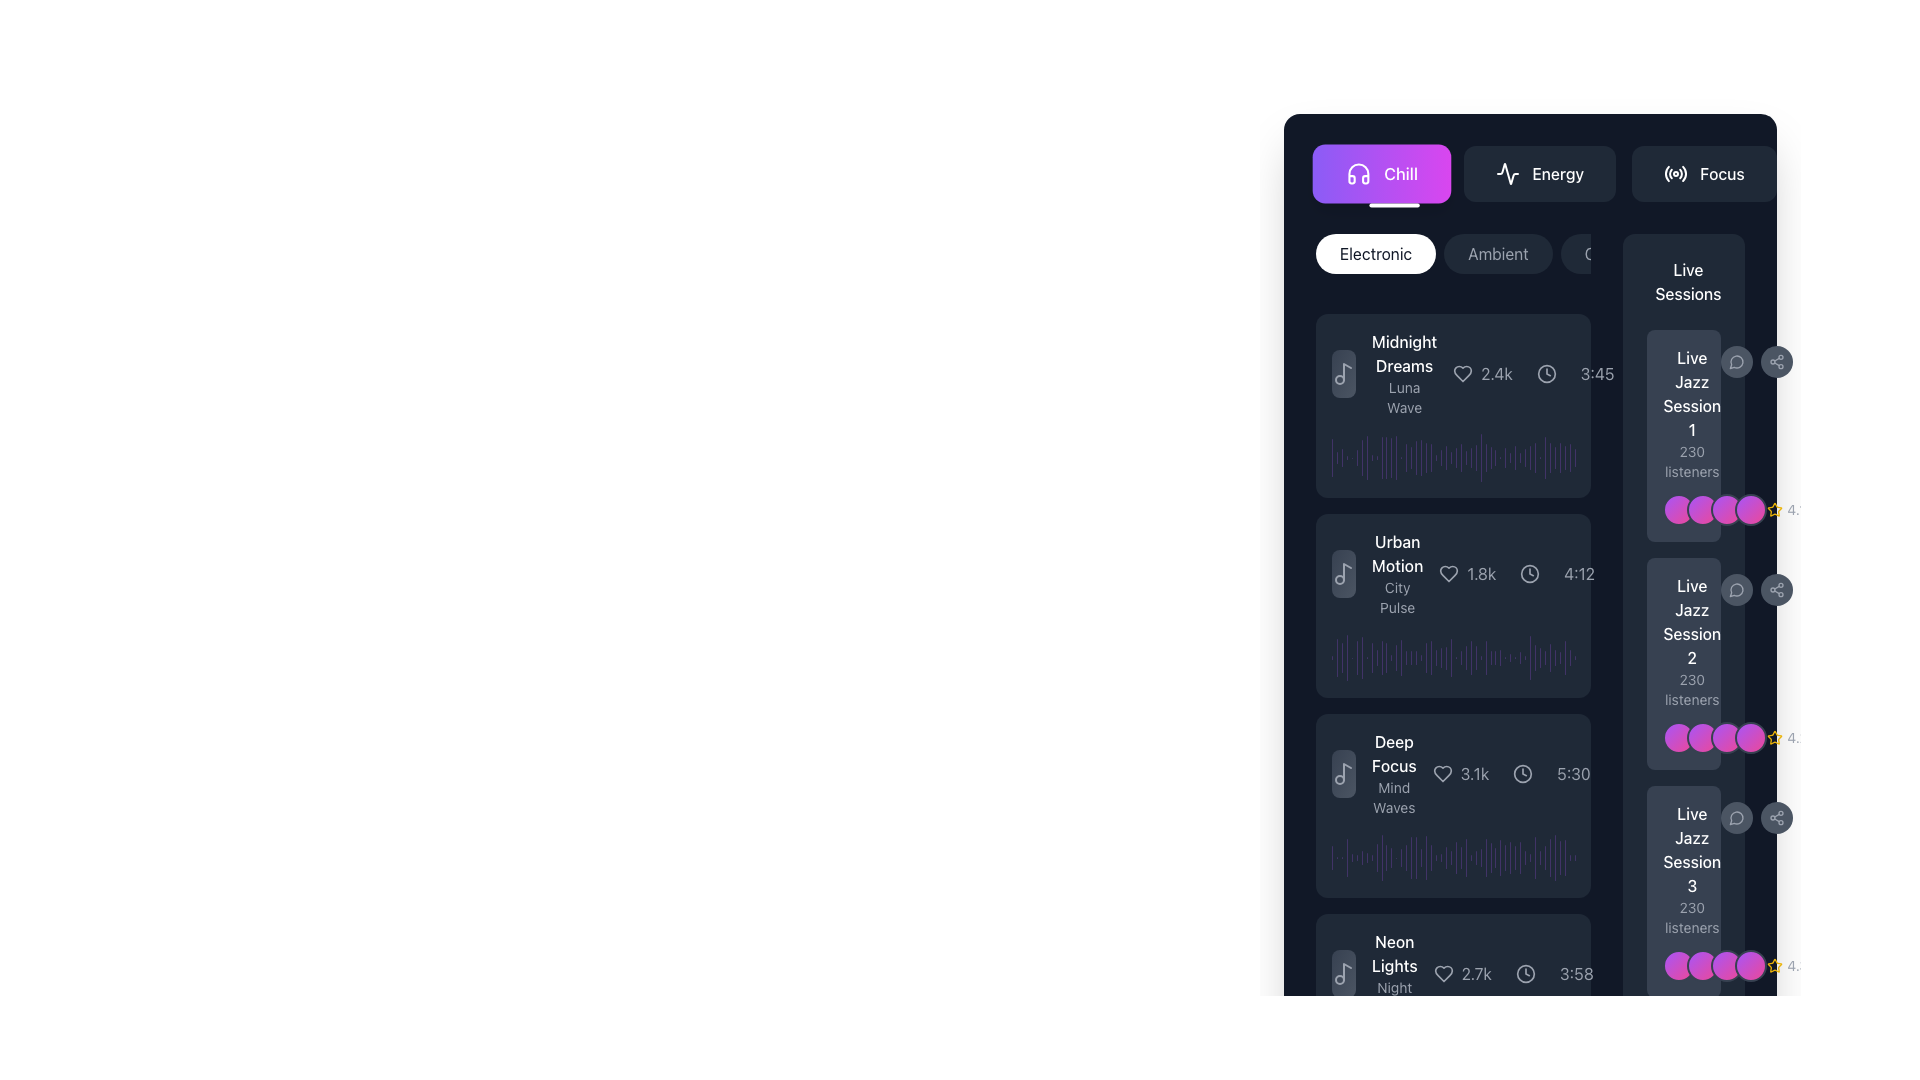  I want to click on the 38th Progress Indicator in the horizontal bar chart, which visually represents a specific data point or metric, so click(1524, 856).